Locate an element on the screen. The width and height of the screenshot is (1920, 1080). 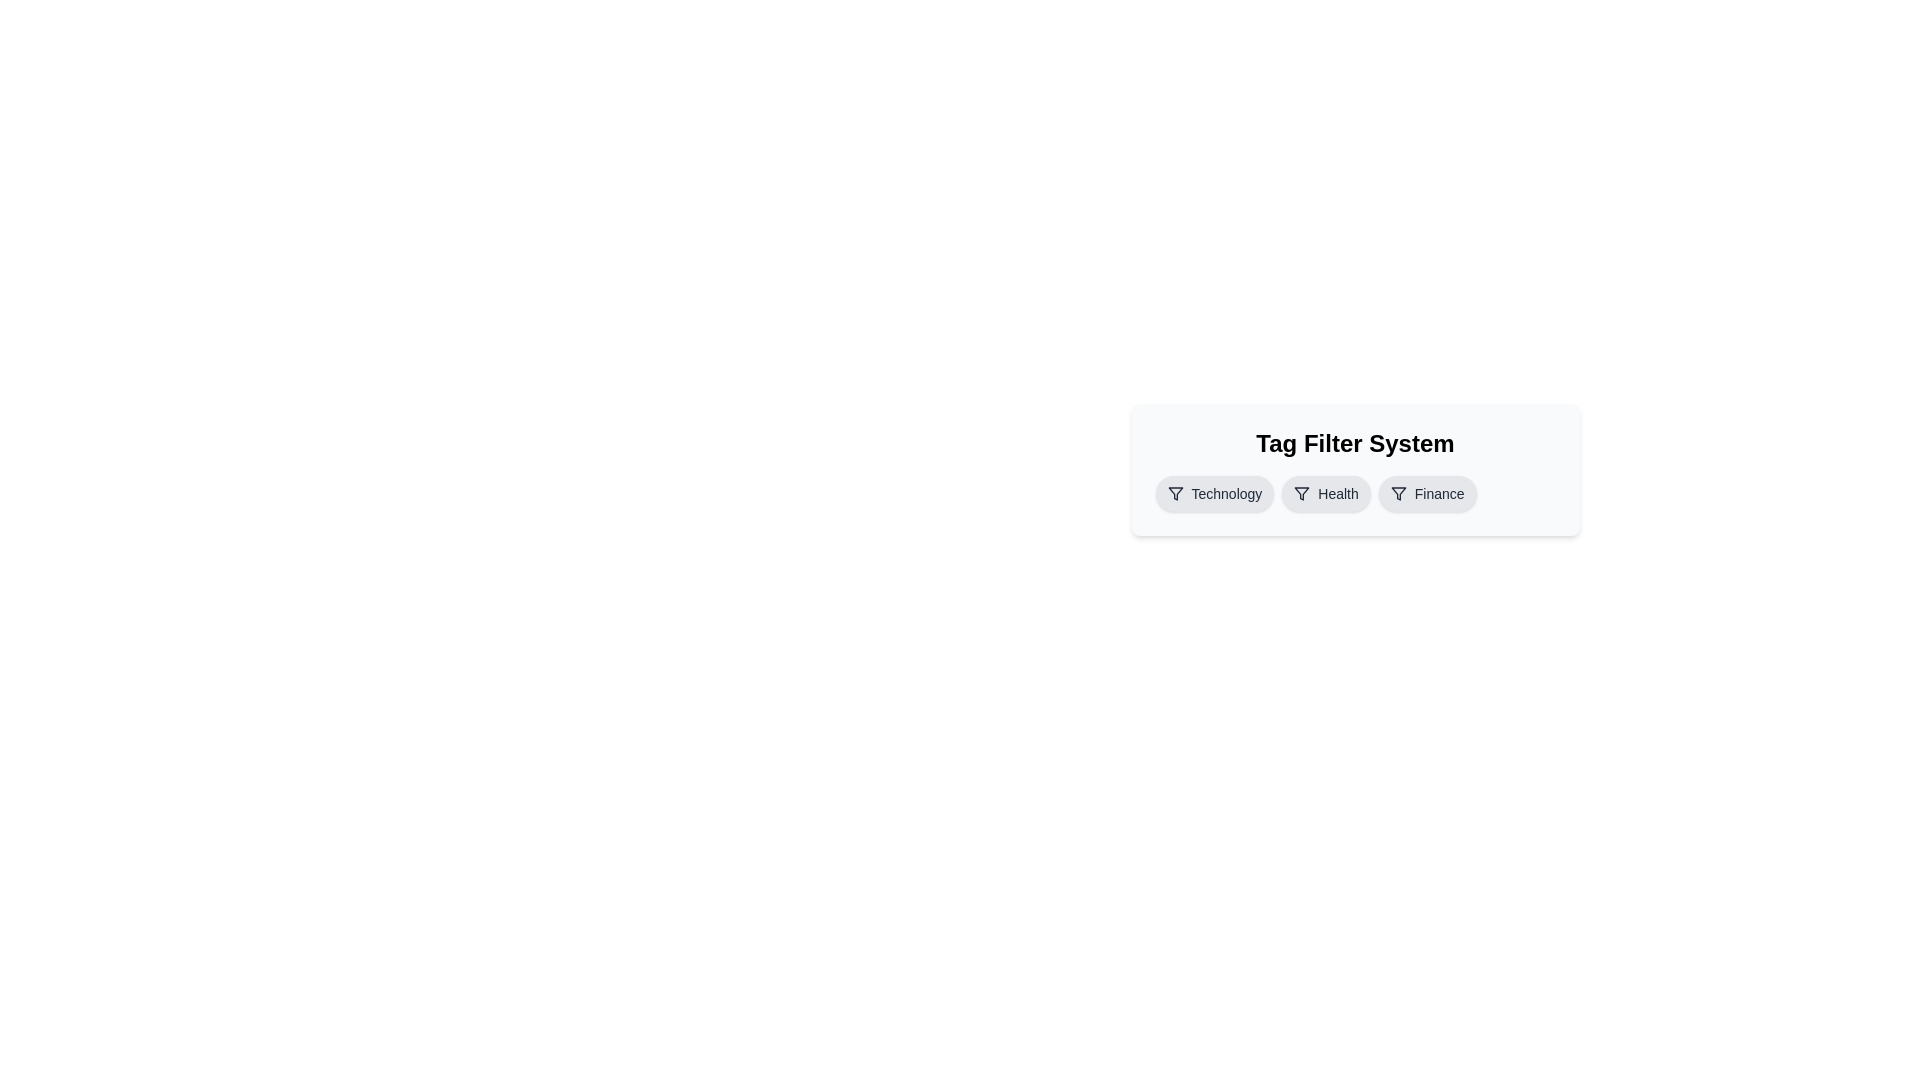
the tag labeled Finance is located at coordinates (1425, 493).